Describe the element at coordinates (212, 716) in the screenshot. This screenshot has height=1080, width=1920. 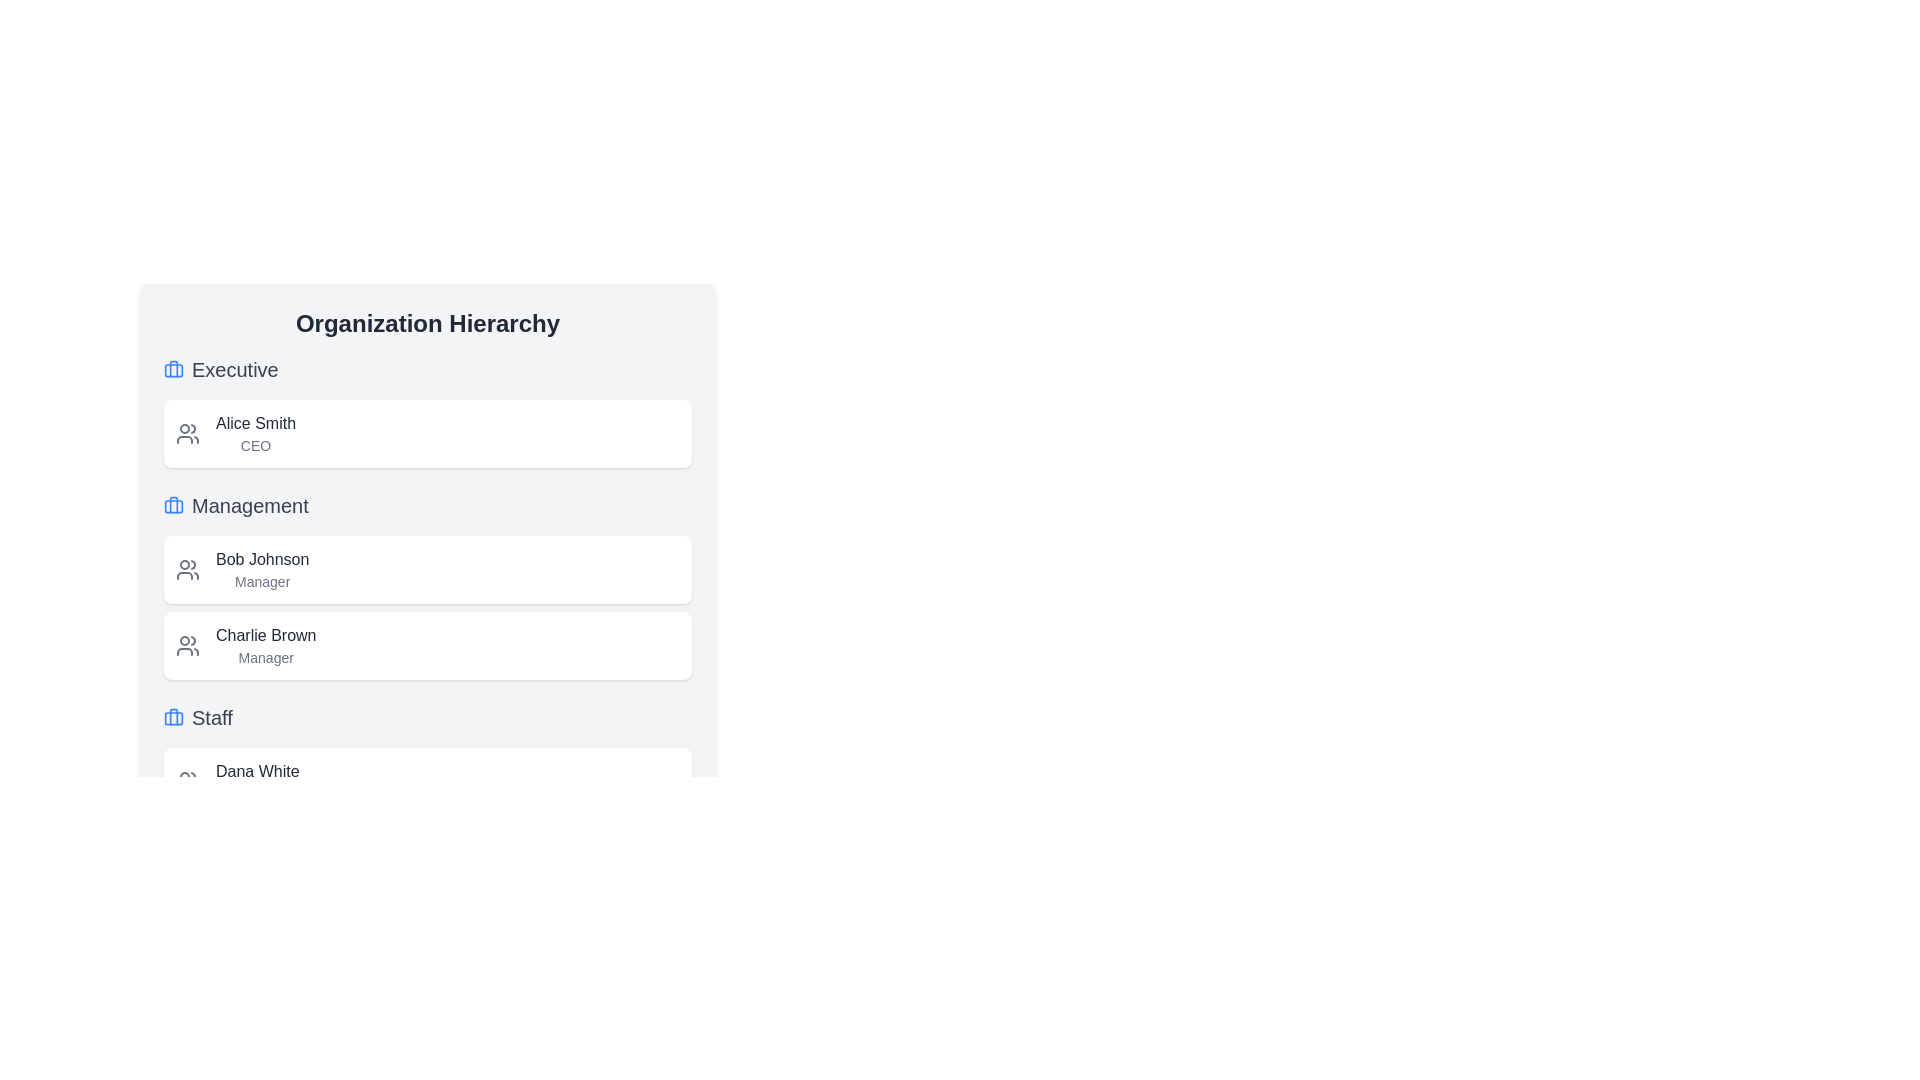
I see `the 'Staff' text label that serves as a header in the organizational hierarchy, located next to the briefcase icon` at that location.